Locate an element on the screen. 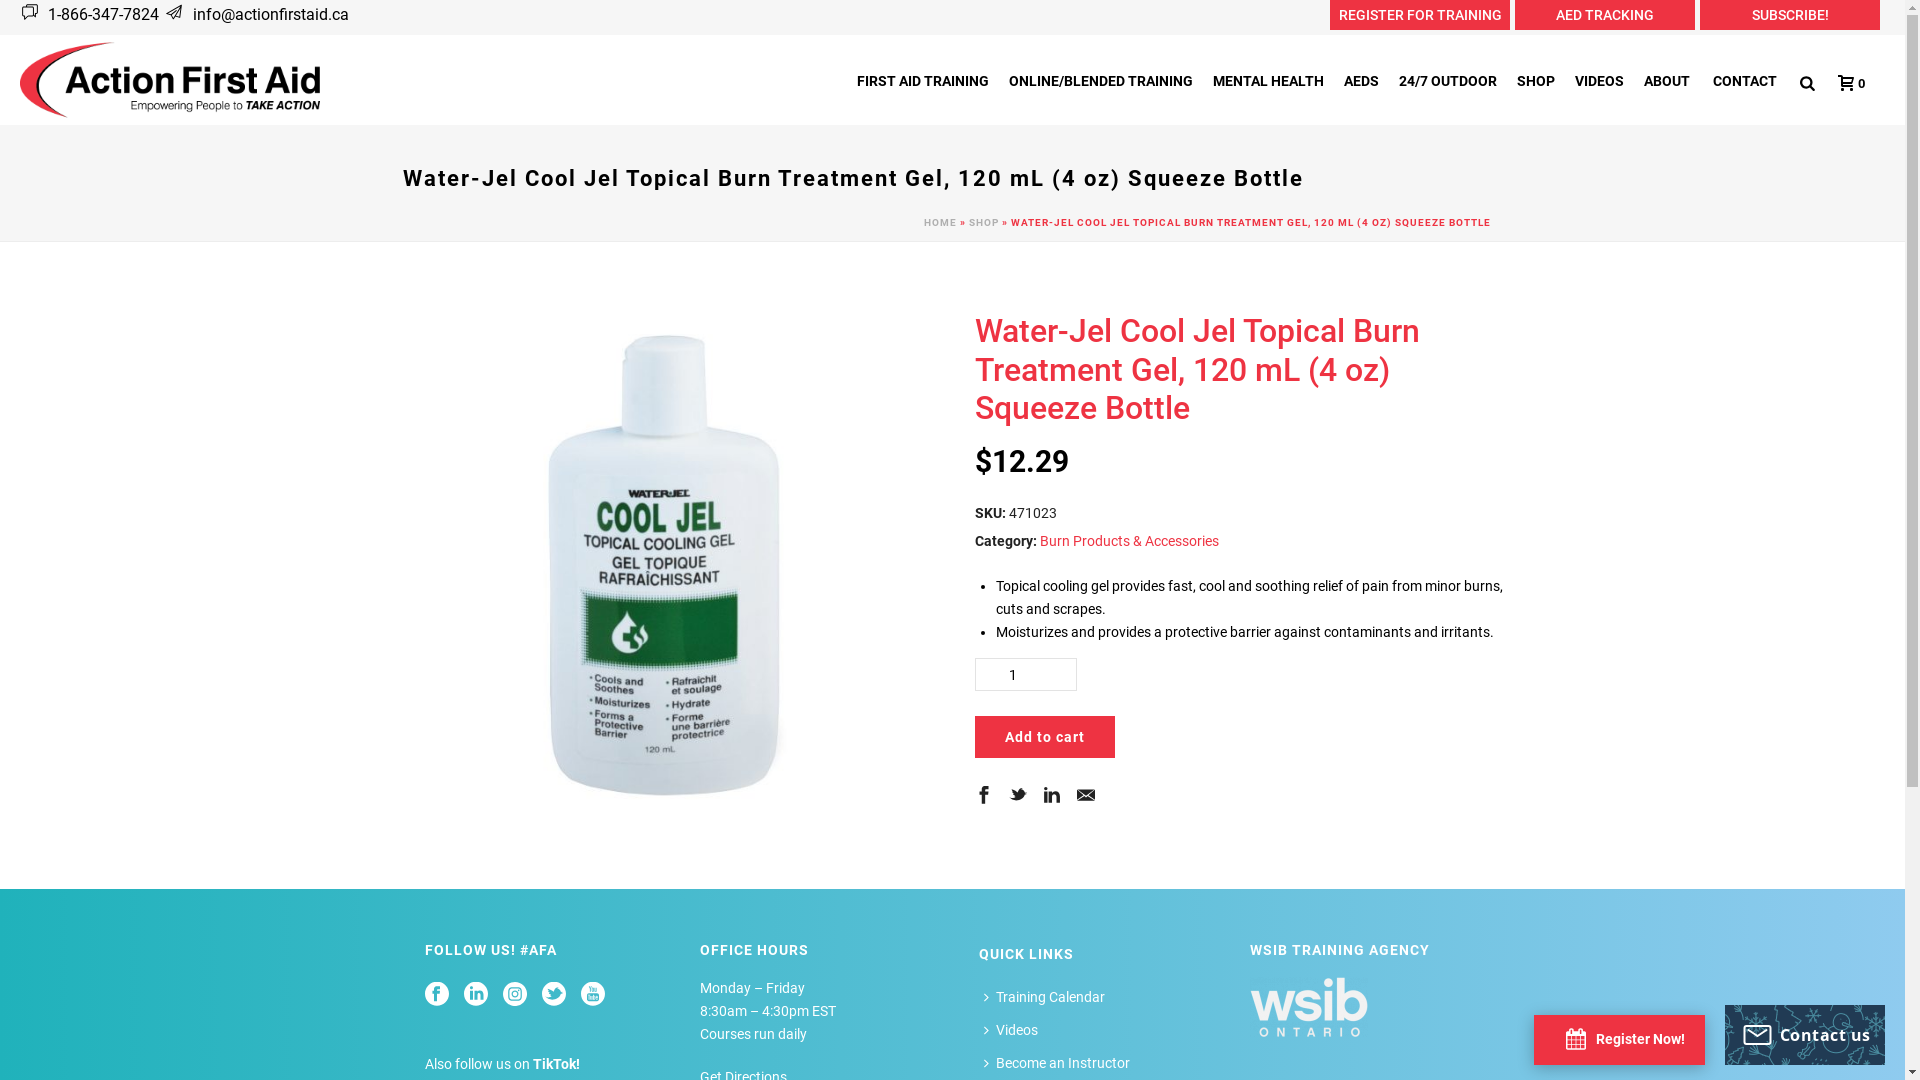 This screenshot has height=1080, width=1920. 'Burn Products & Accessories' is located at coordinates (1040, 540).